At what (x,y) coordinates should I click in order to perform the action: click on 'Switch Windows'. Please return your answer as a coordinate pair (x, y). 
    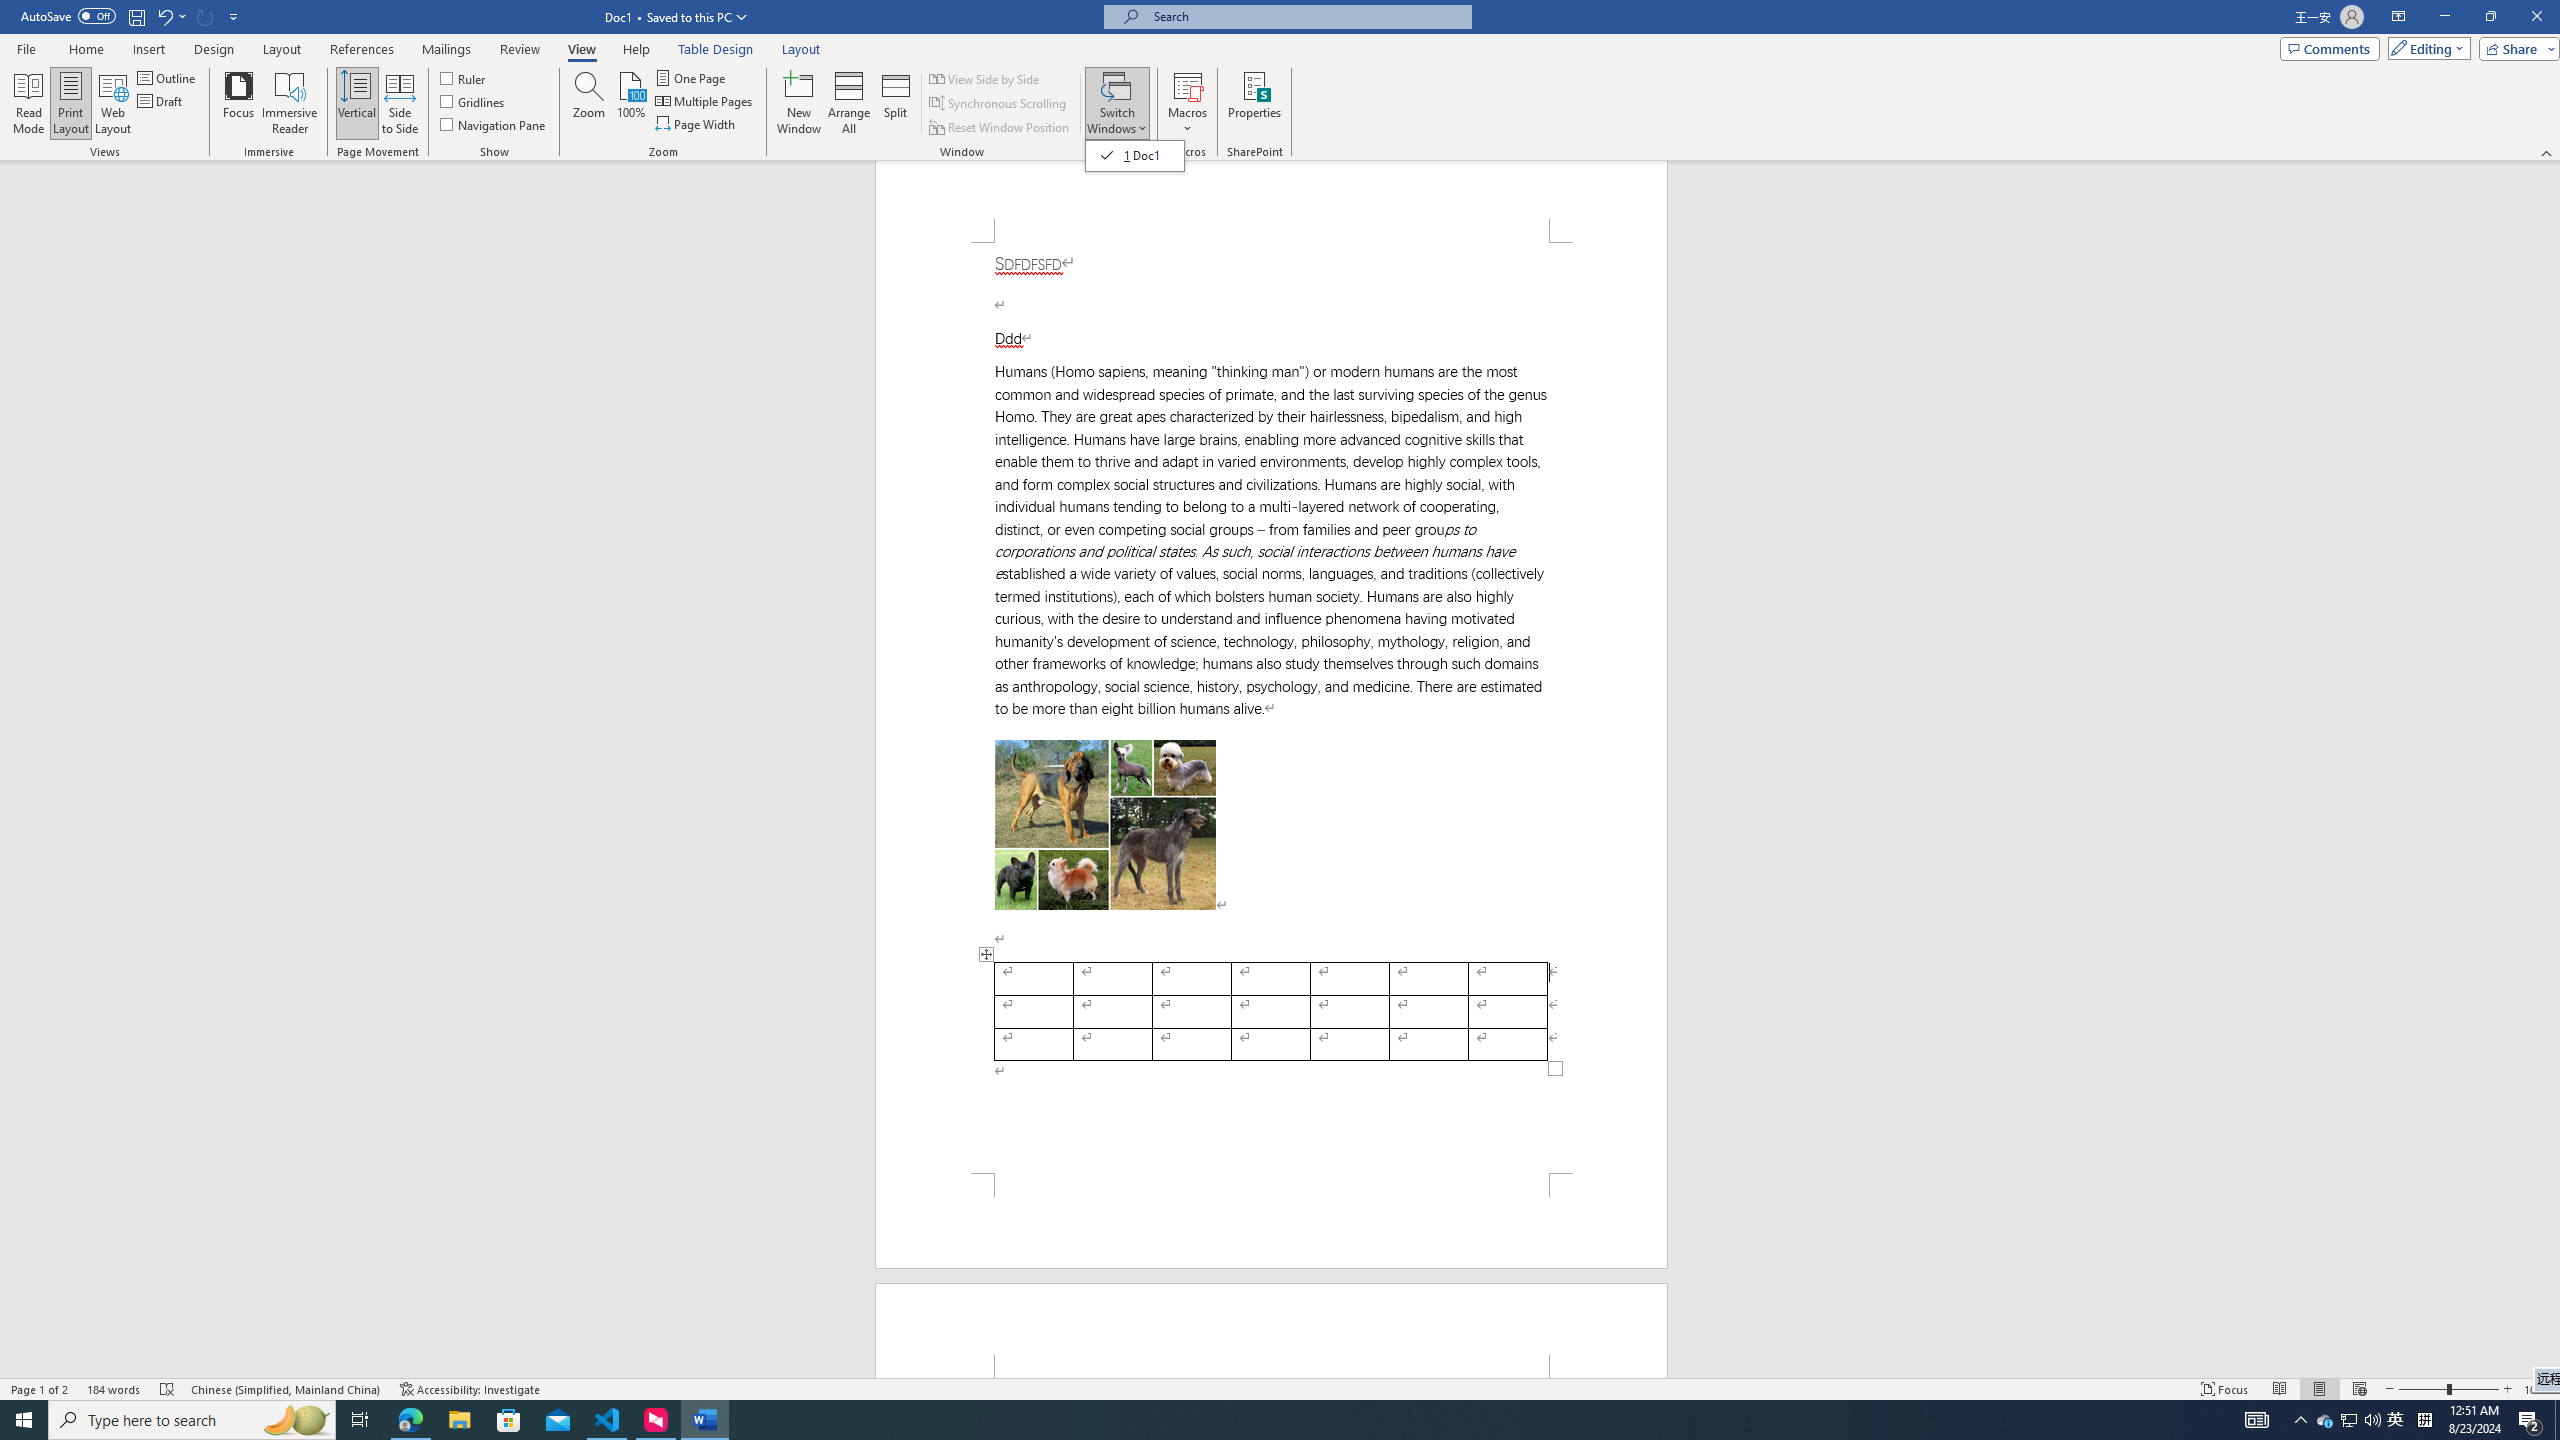
    Looking at the image, I should click on (1134, 154).